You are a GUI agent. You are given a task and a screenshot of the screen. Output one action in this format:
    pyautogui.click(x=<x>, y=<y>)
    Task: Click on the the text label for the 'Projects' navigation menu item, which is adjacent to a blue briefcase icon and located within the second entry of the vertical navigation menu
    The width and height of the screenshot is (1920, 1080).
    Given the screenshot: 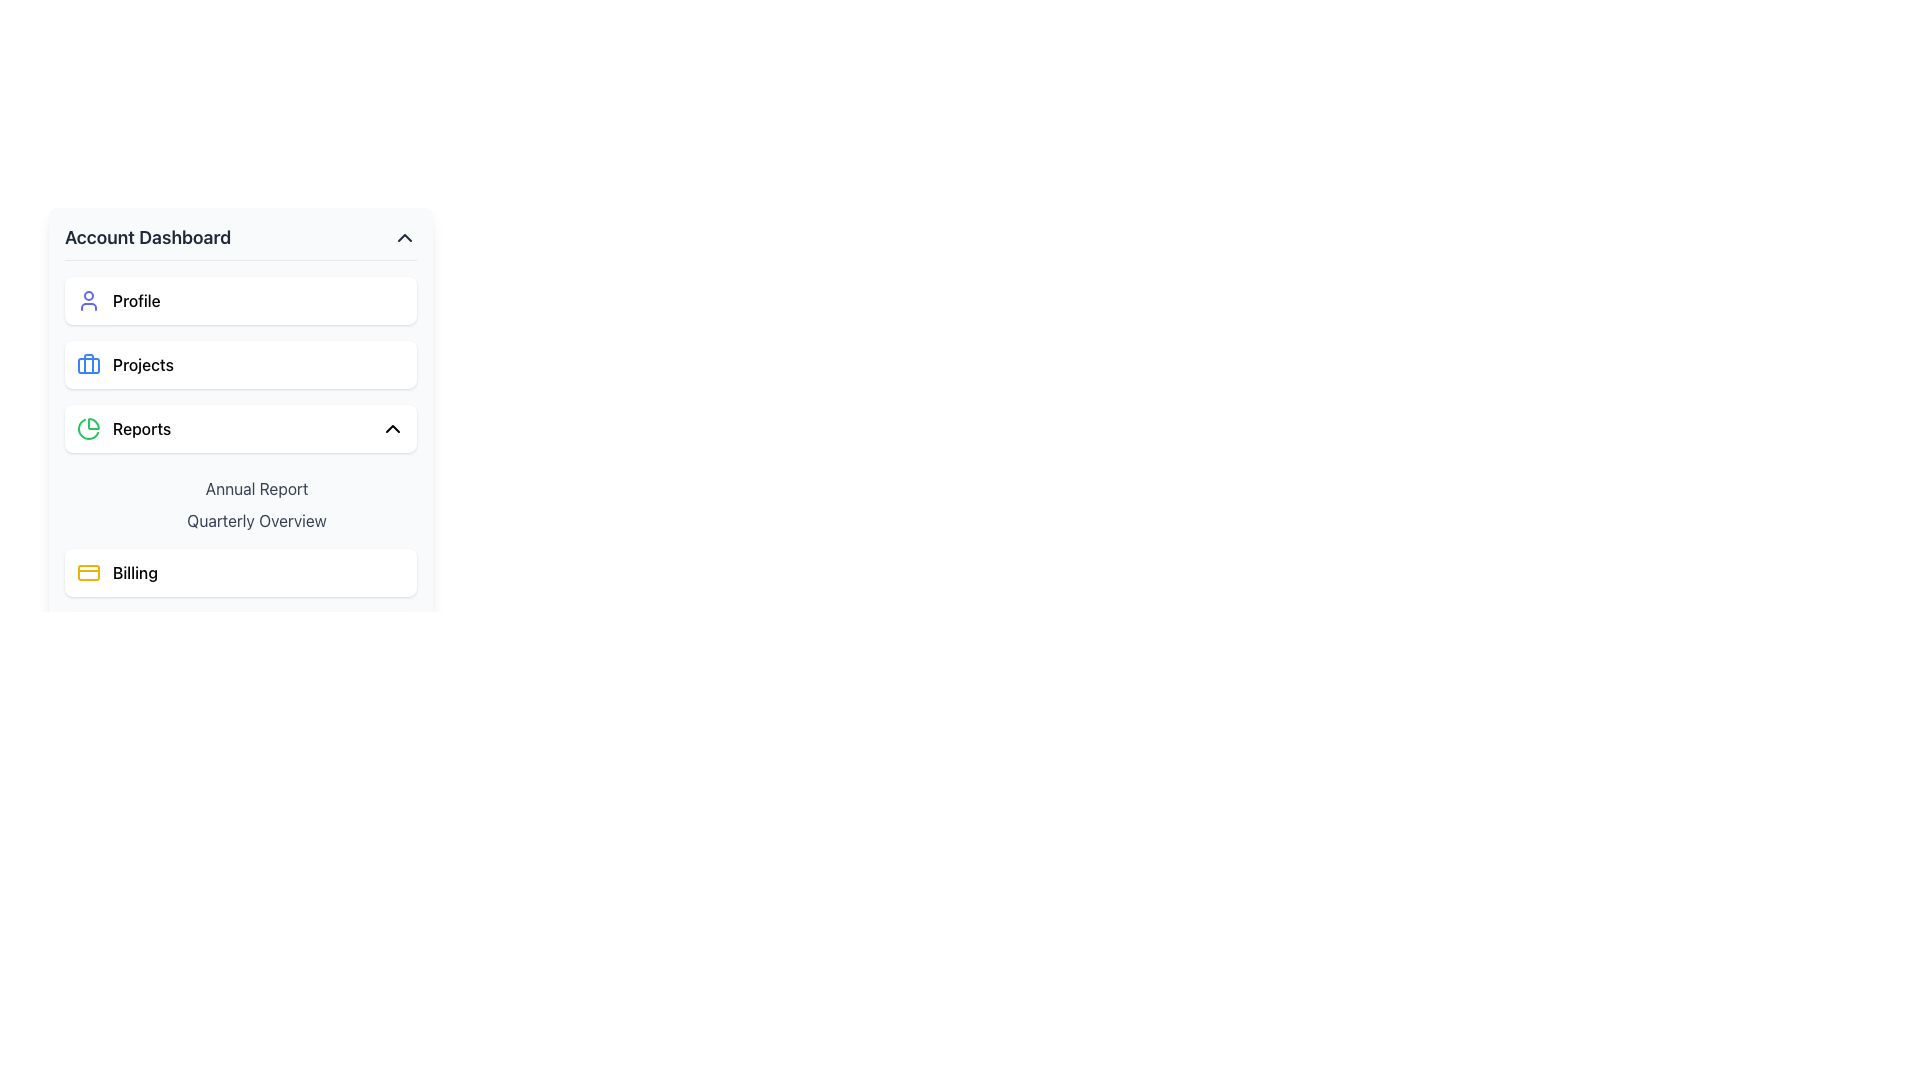 What is the action you would take?
    pyautogui.click(x=142, y=365)
    